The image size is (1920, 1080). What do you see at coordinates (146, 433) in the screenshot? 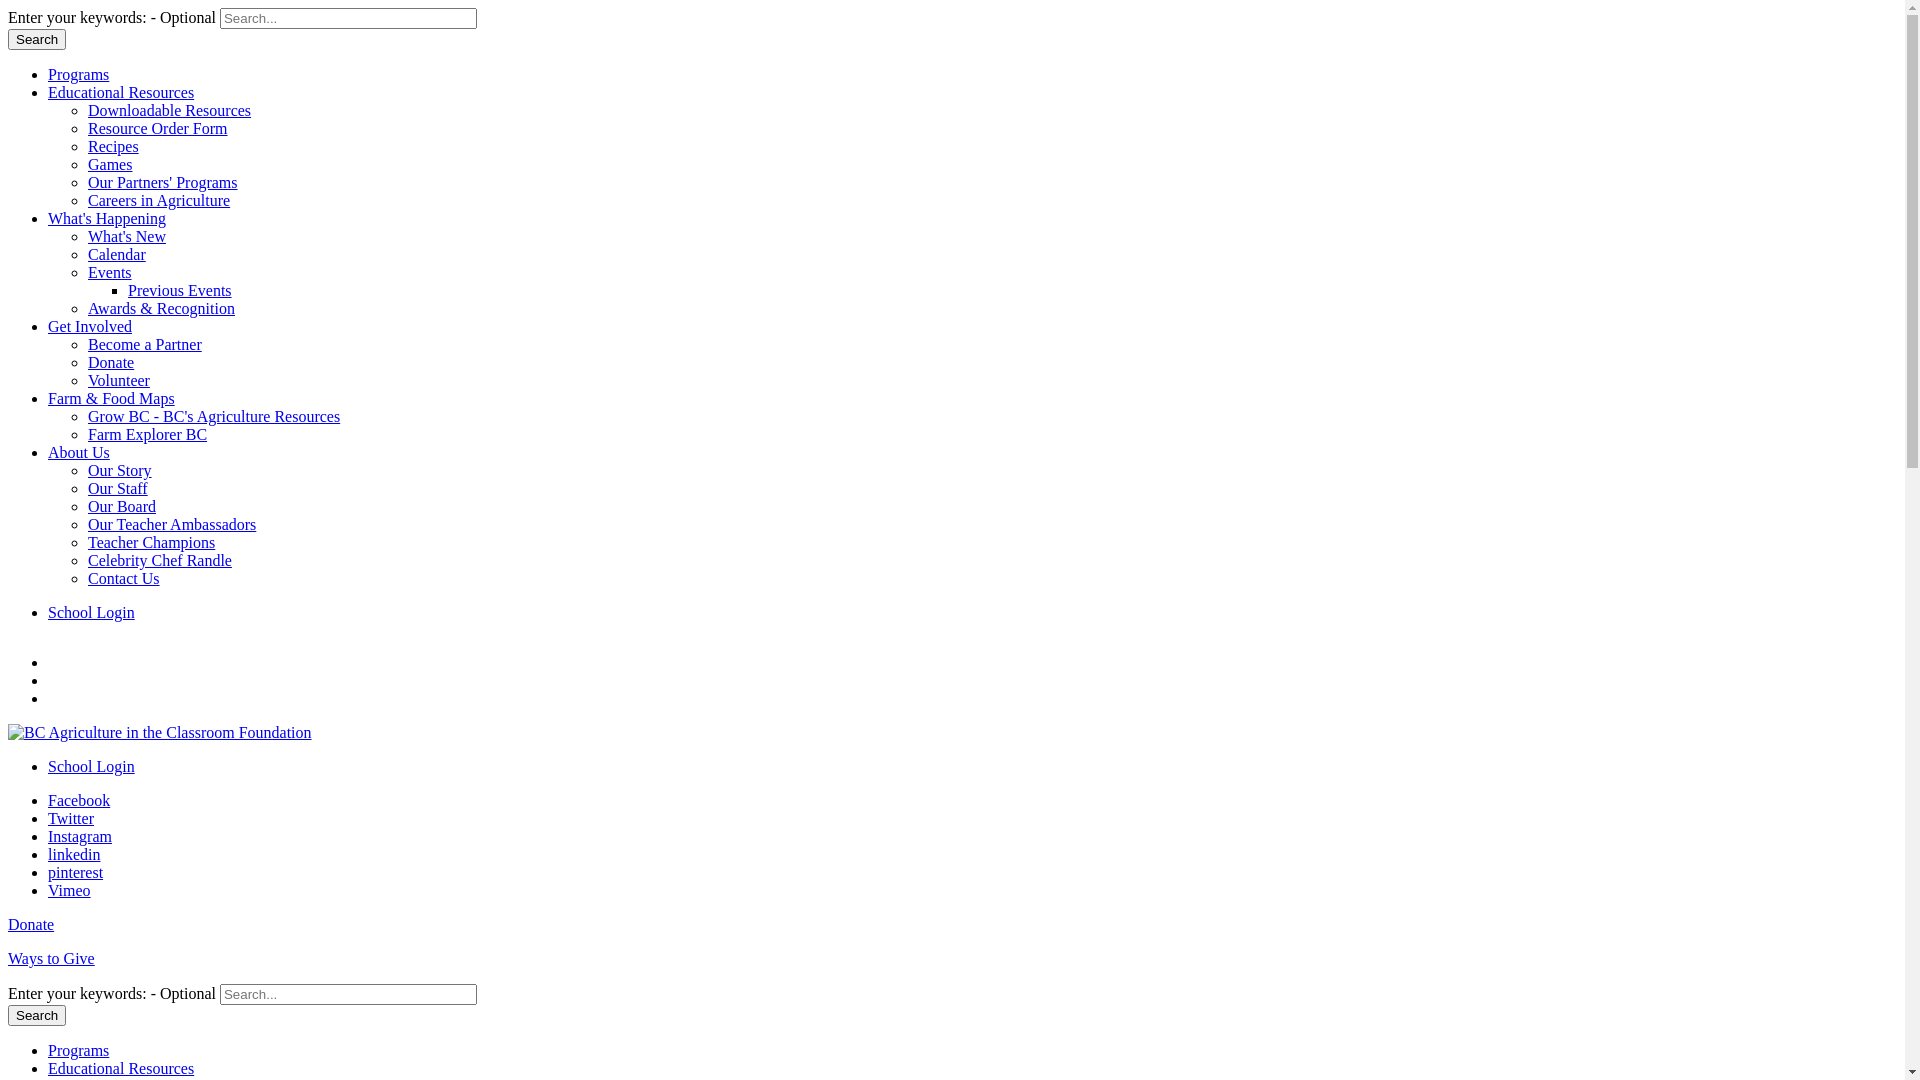
I see `'Farm Explorer BC'` at bounding box center [146, 433].